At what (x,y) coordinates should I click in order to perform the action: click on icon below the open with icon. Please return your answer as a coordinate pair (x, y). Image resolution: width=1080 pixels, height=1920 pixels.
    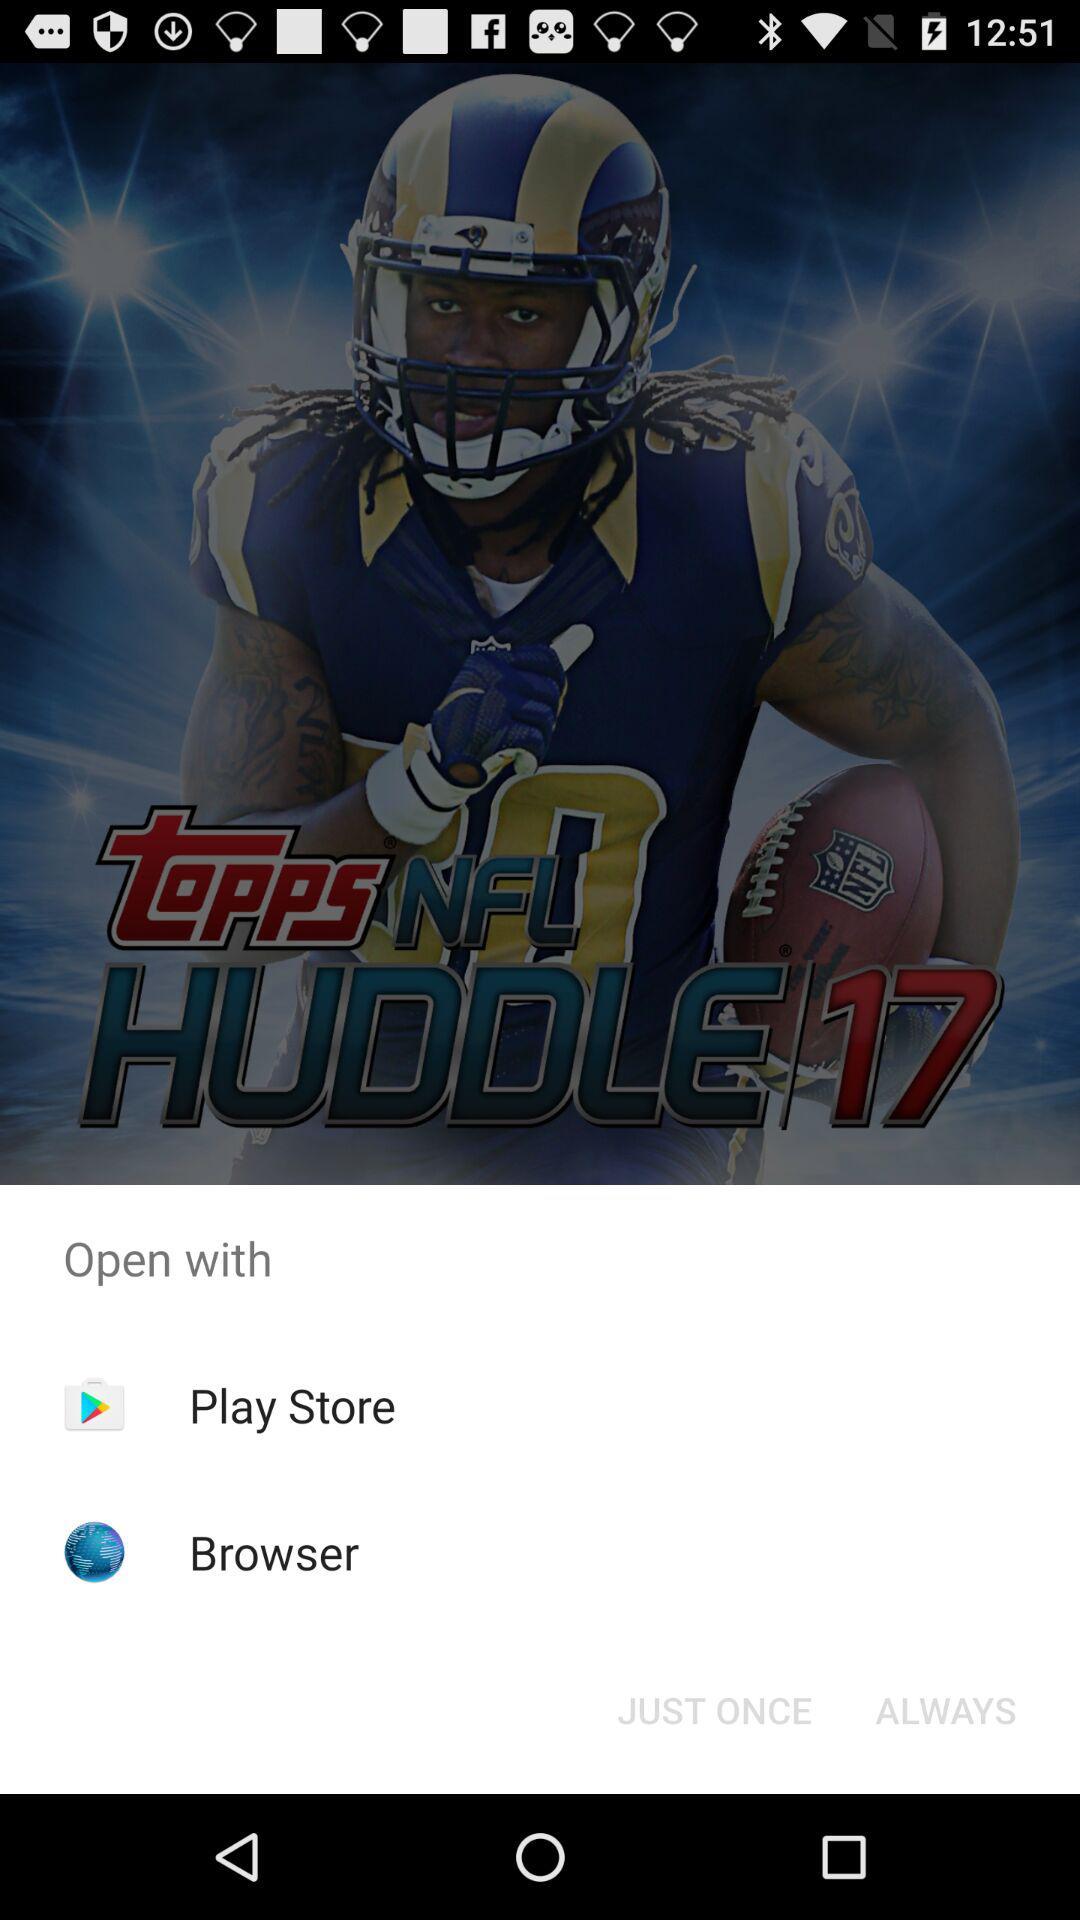
    Looking at the image, I should click on (945, 1708).